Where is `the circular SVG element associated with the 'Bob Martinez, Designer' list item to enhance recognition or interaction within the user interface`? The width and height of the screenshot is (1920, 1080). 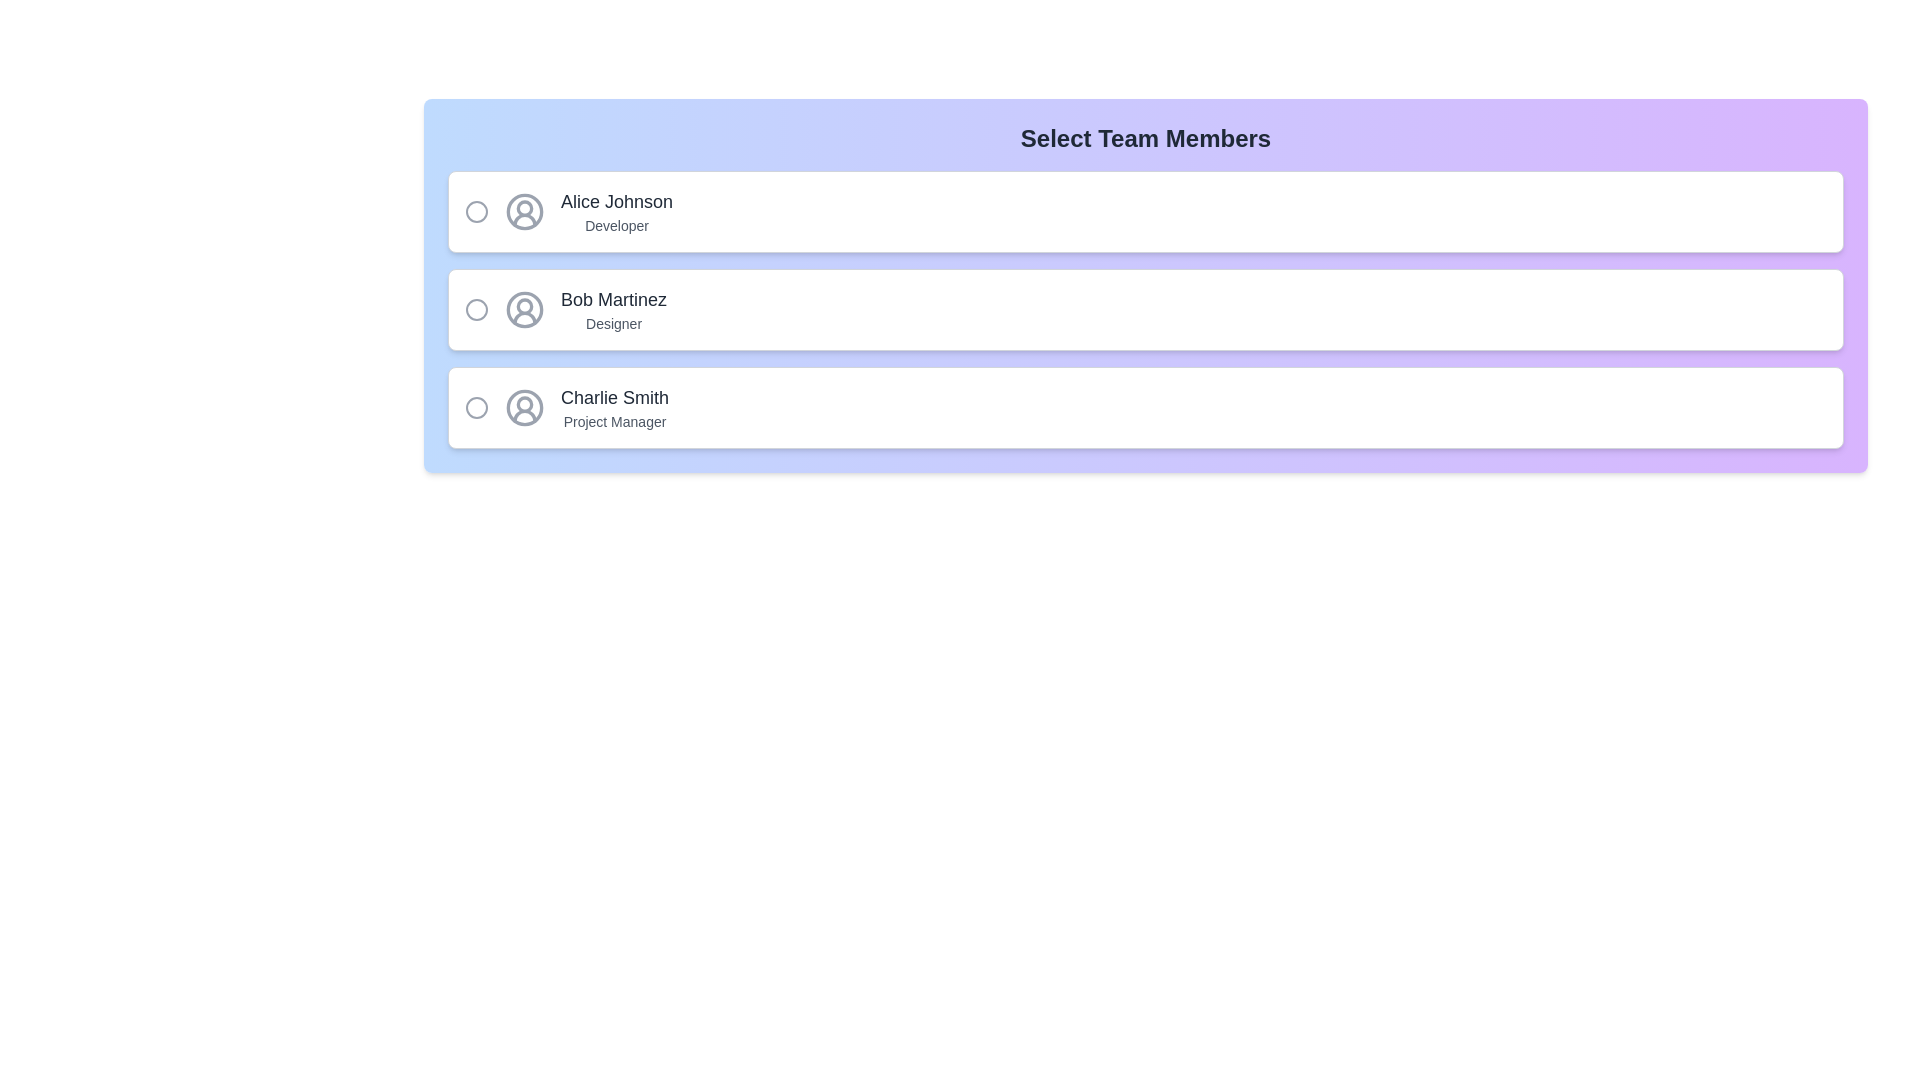
the circular SVG element associated with the 'Bob Martinez, Designer' list item to enhance recognition or interaction within the user interface is located at coordinates (475, 309).